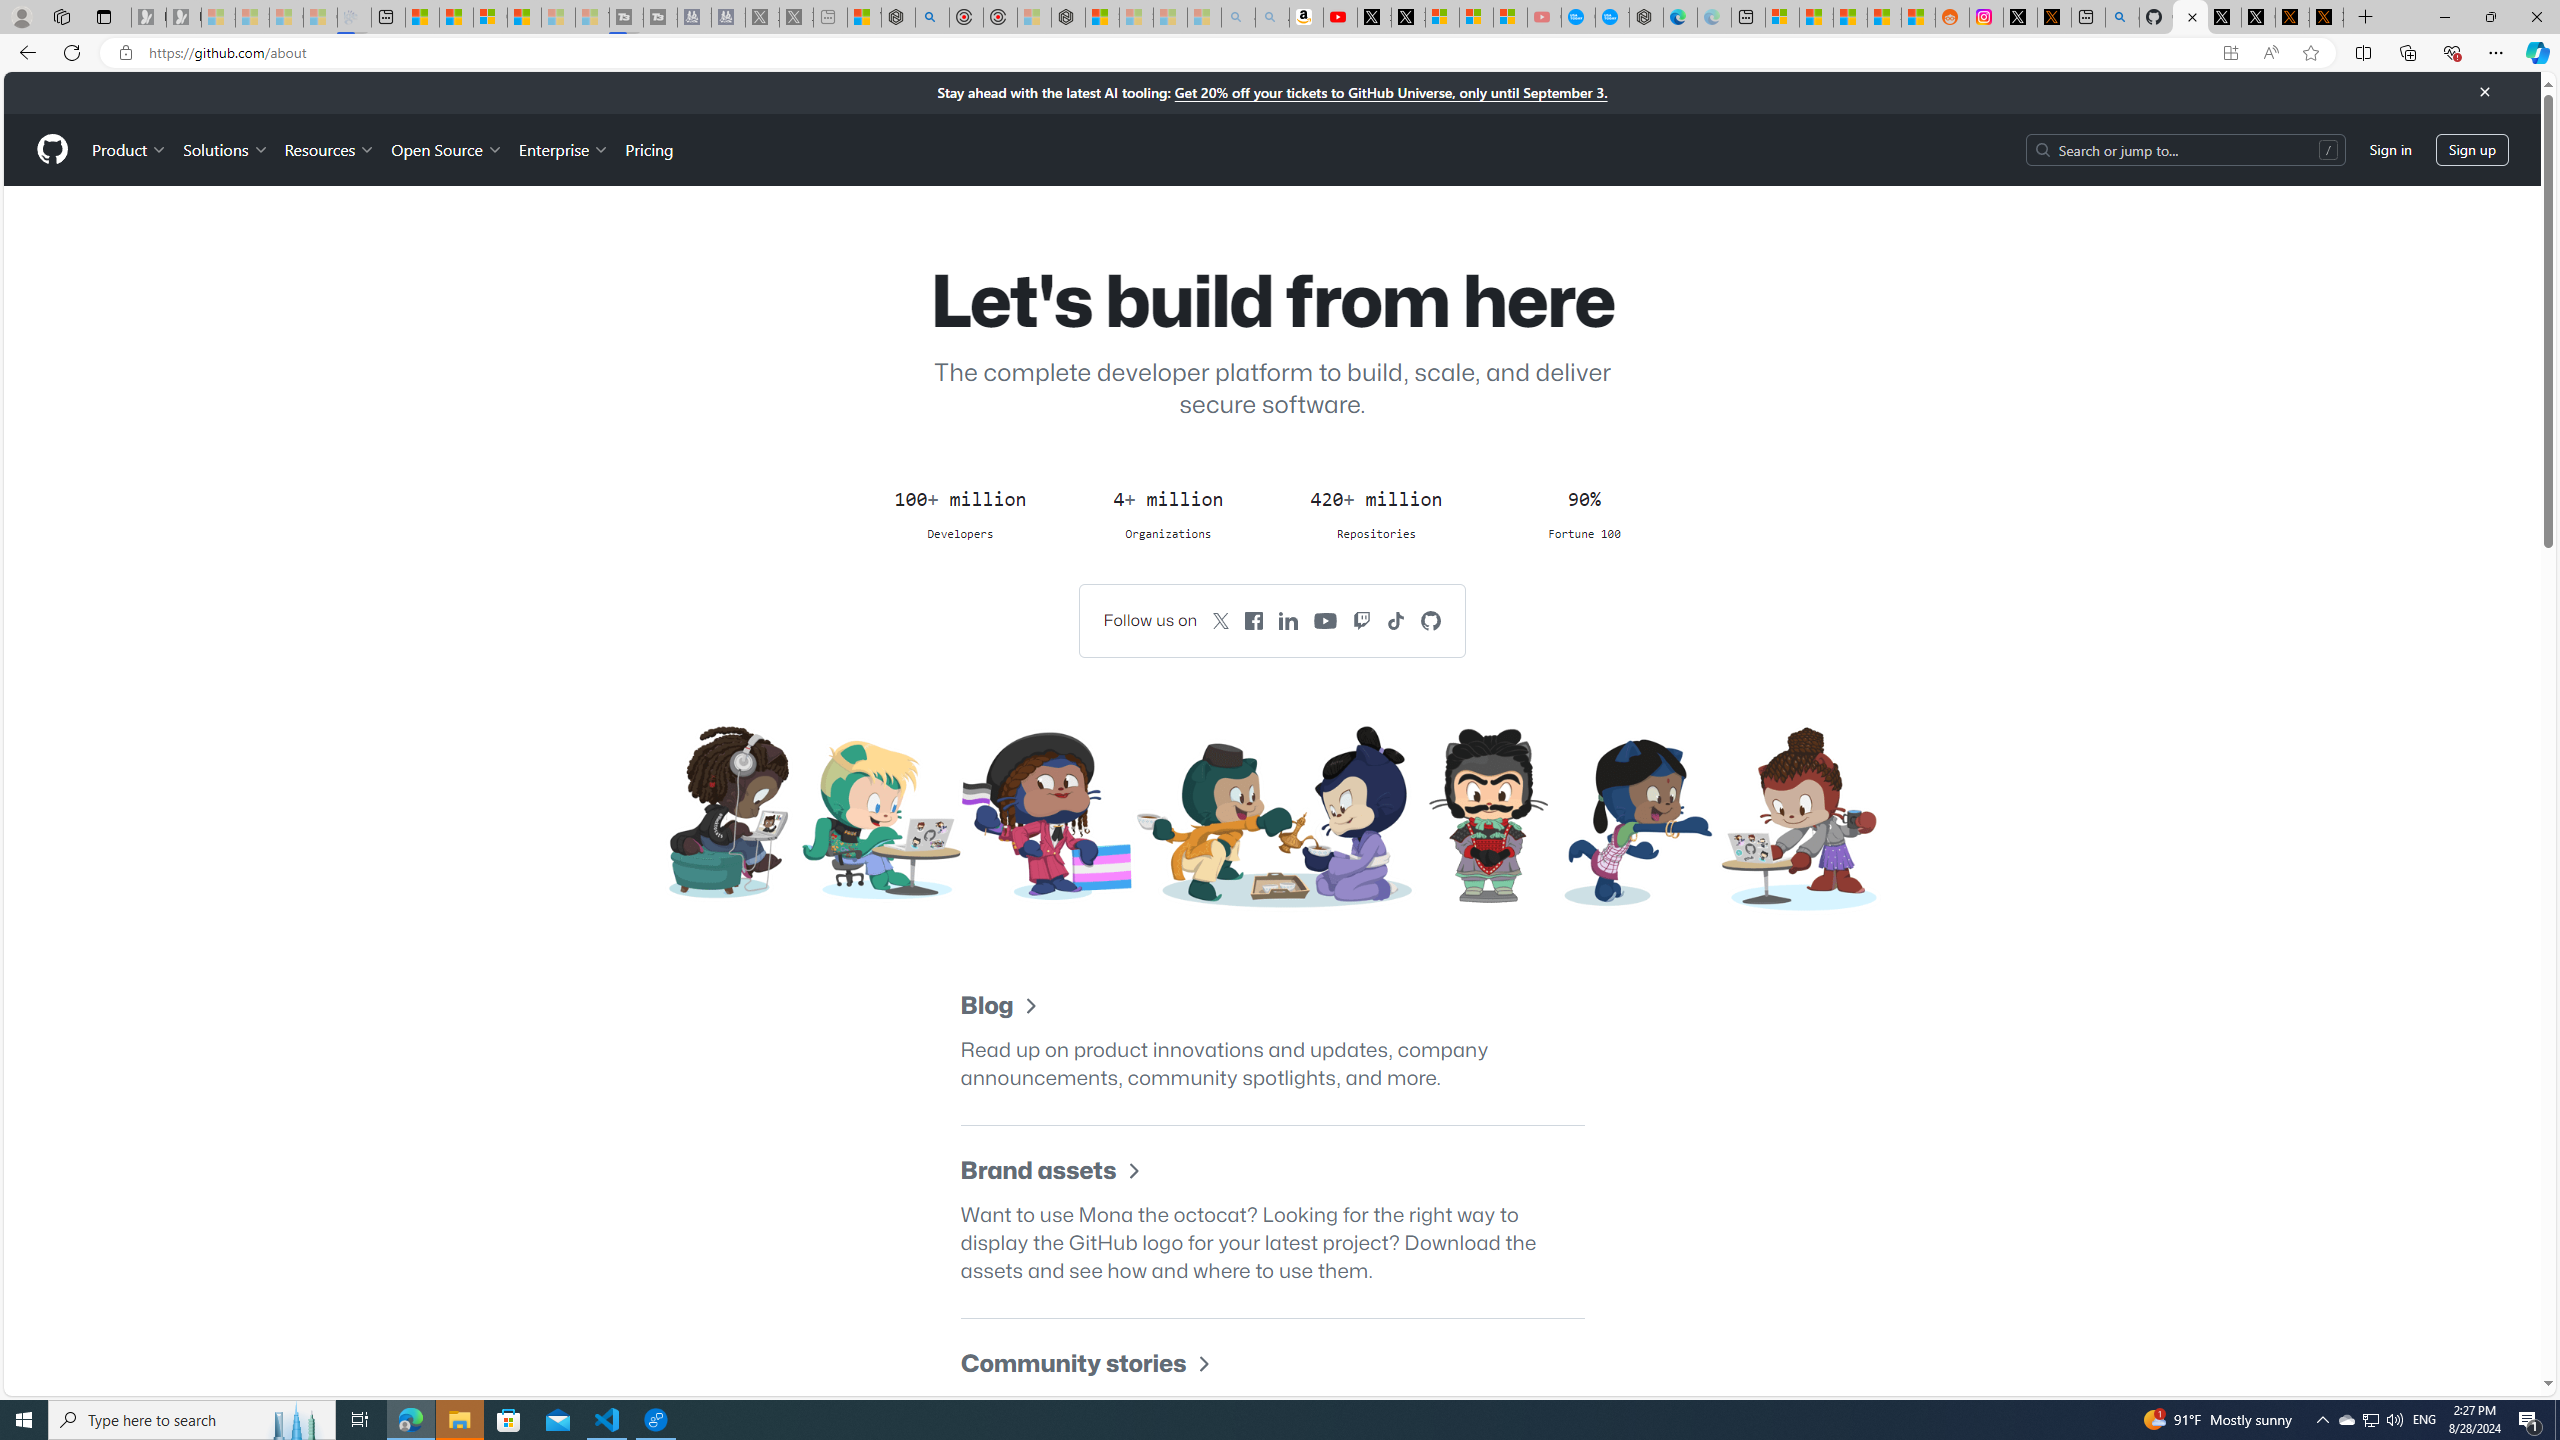  Describe the element at coordinates (1362, 620) in the screenshot. I see `'GitHub on Twitch'` at that location.